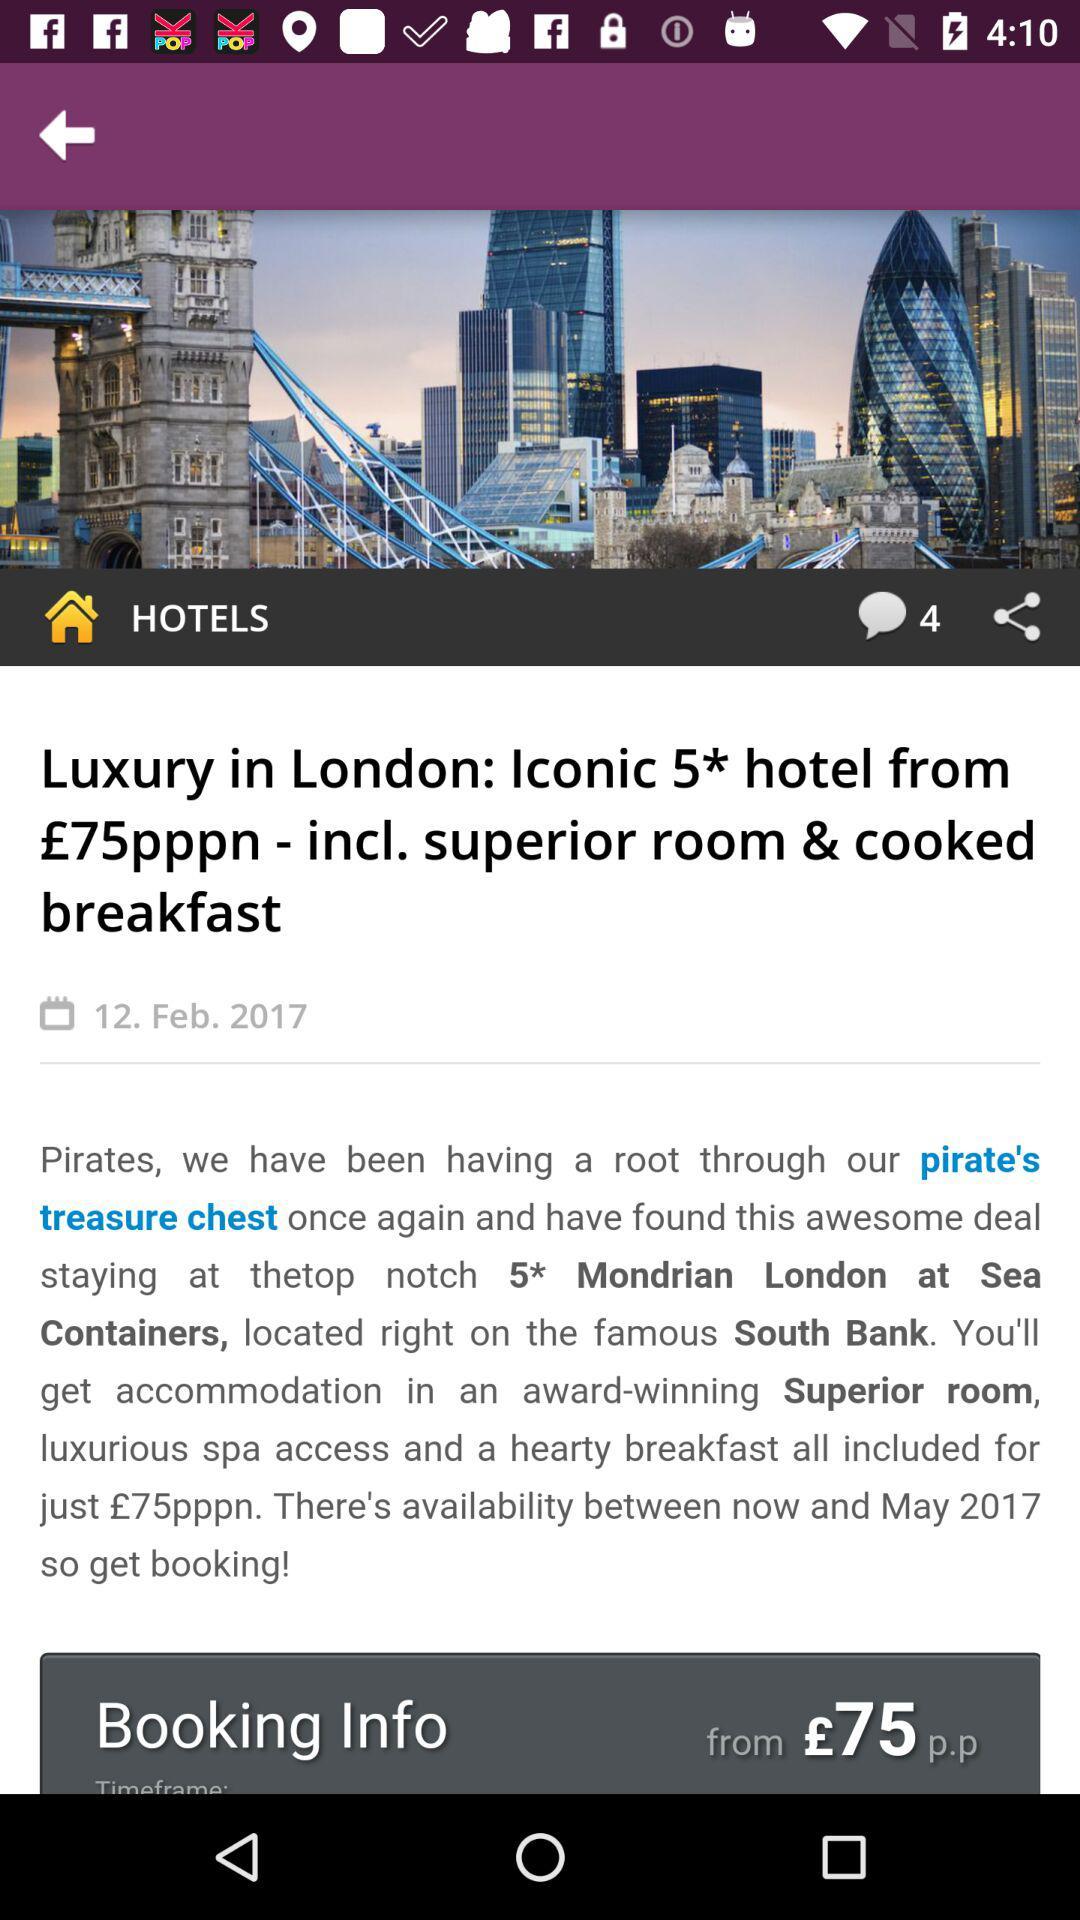 The height and width of the screenshot is (1920, 1080). What do you see at coordinates (1016, 616) in the screenshot?
I see `press share icon` at bounding box center [1016, 616].